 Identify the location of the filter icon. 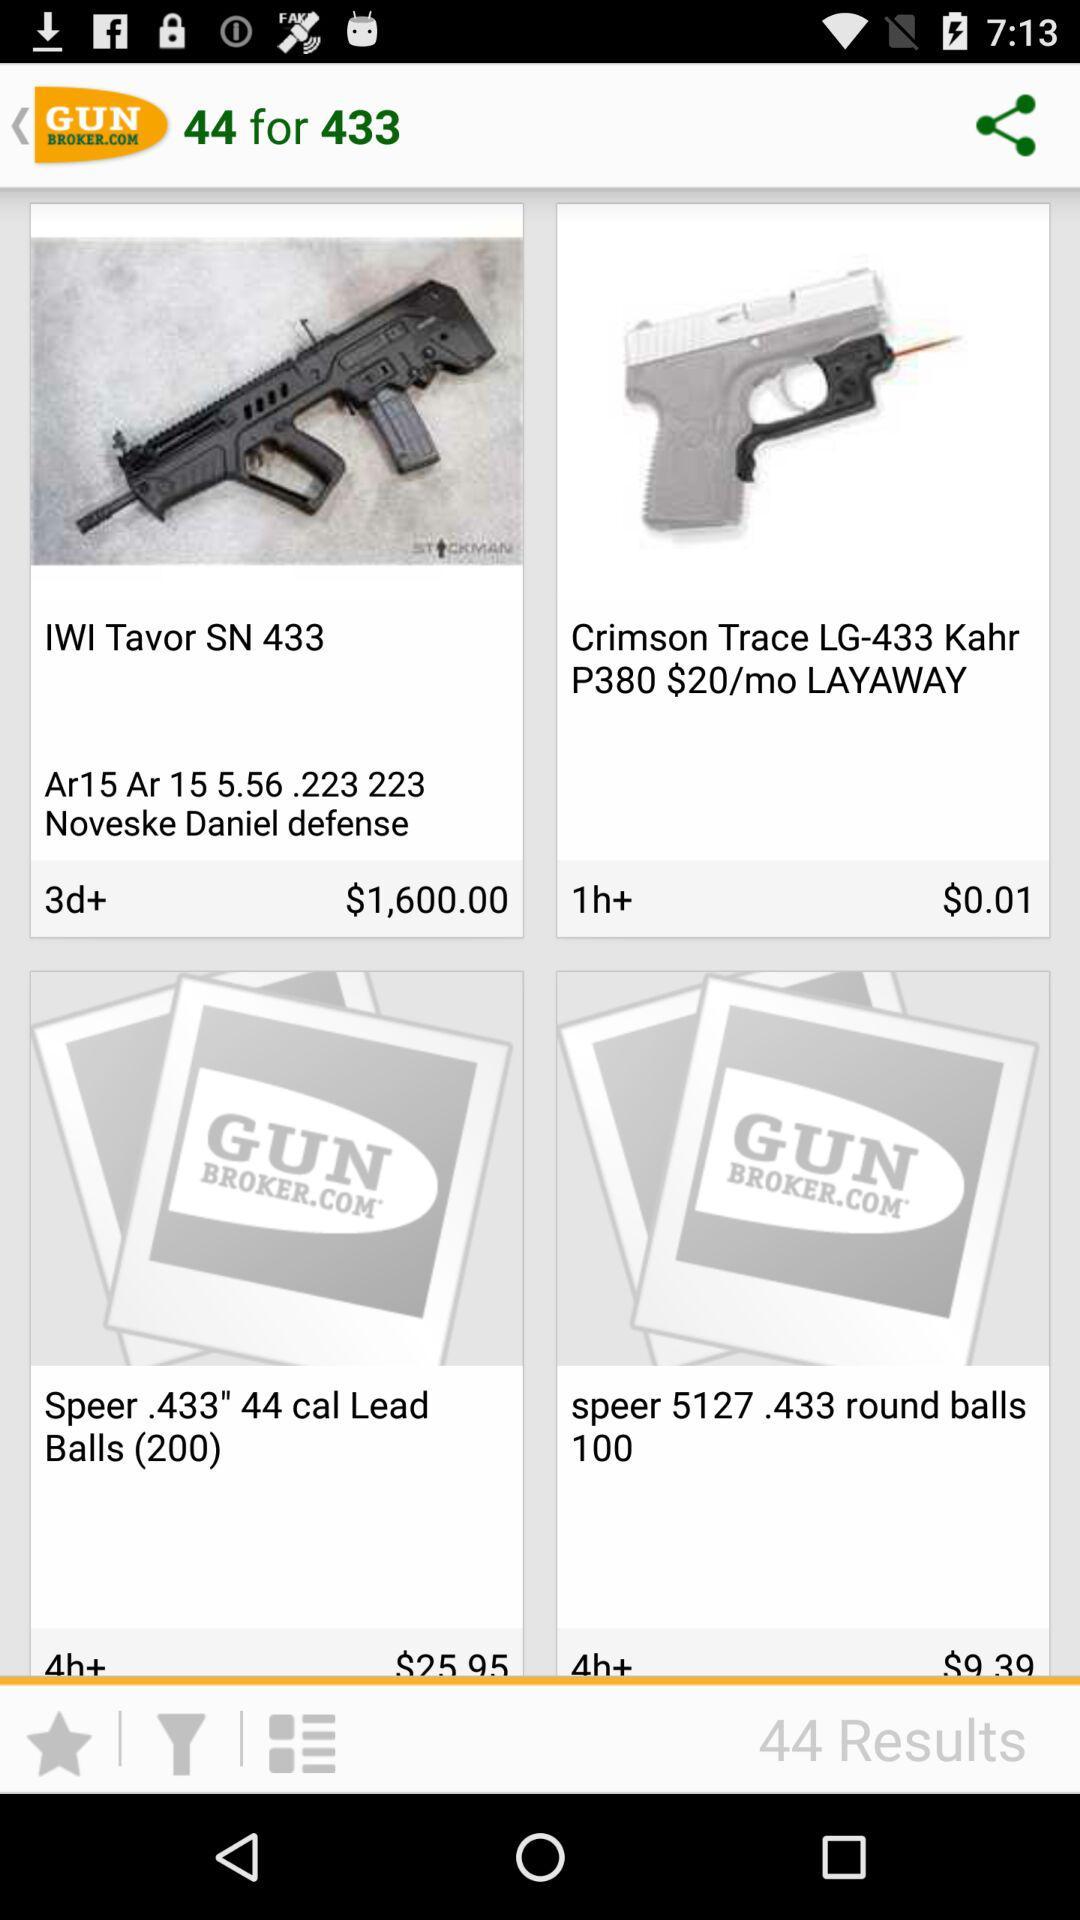
(180, 1860).